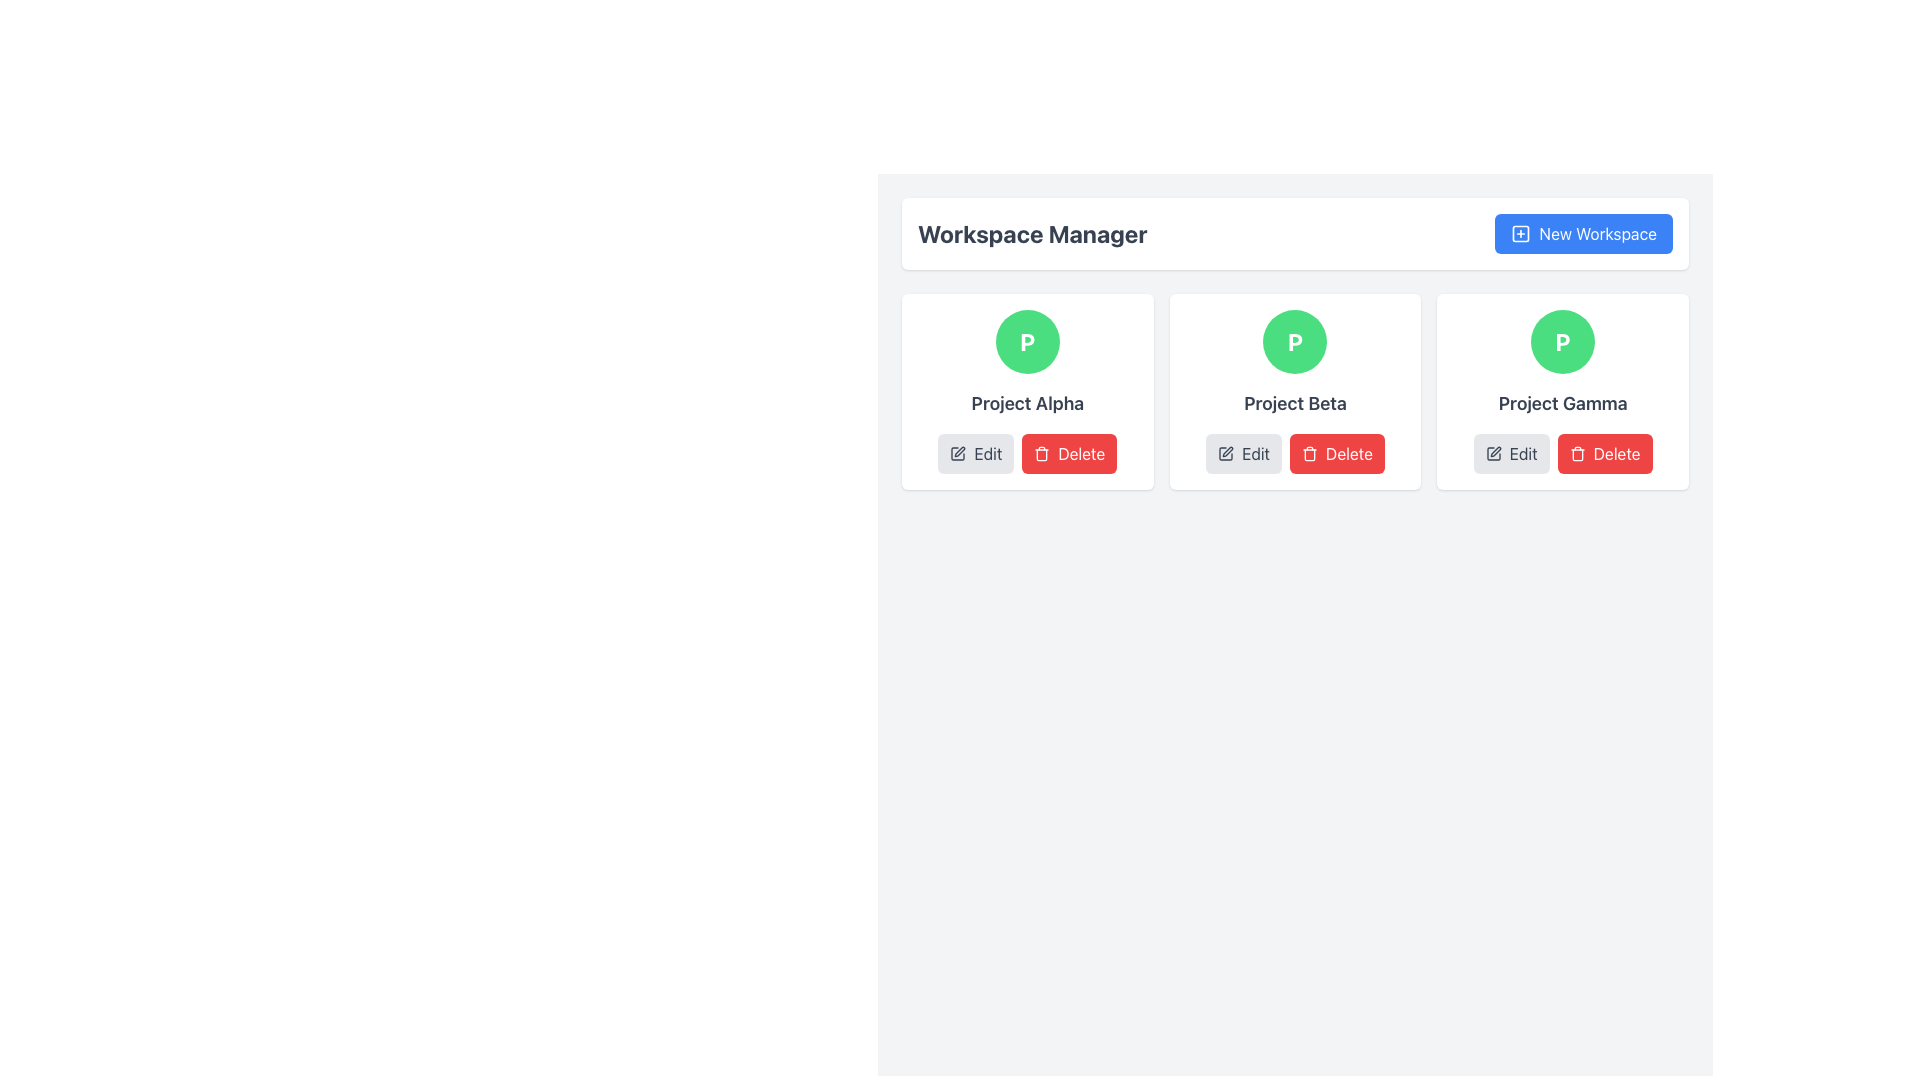 This screenshot has height=1080, width=1920. I want to click on the text label 'Project Gamma' which identifies the card contents, positioned below the circular green icon labeled 'P' and above the 'Edit' and 'Delete' buttons in the third card of a horizontal grid layout, so click(1562, 404).